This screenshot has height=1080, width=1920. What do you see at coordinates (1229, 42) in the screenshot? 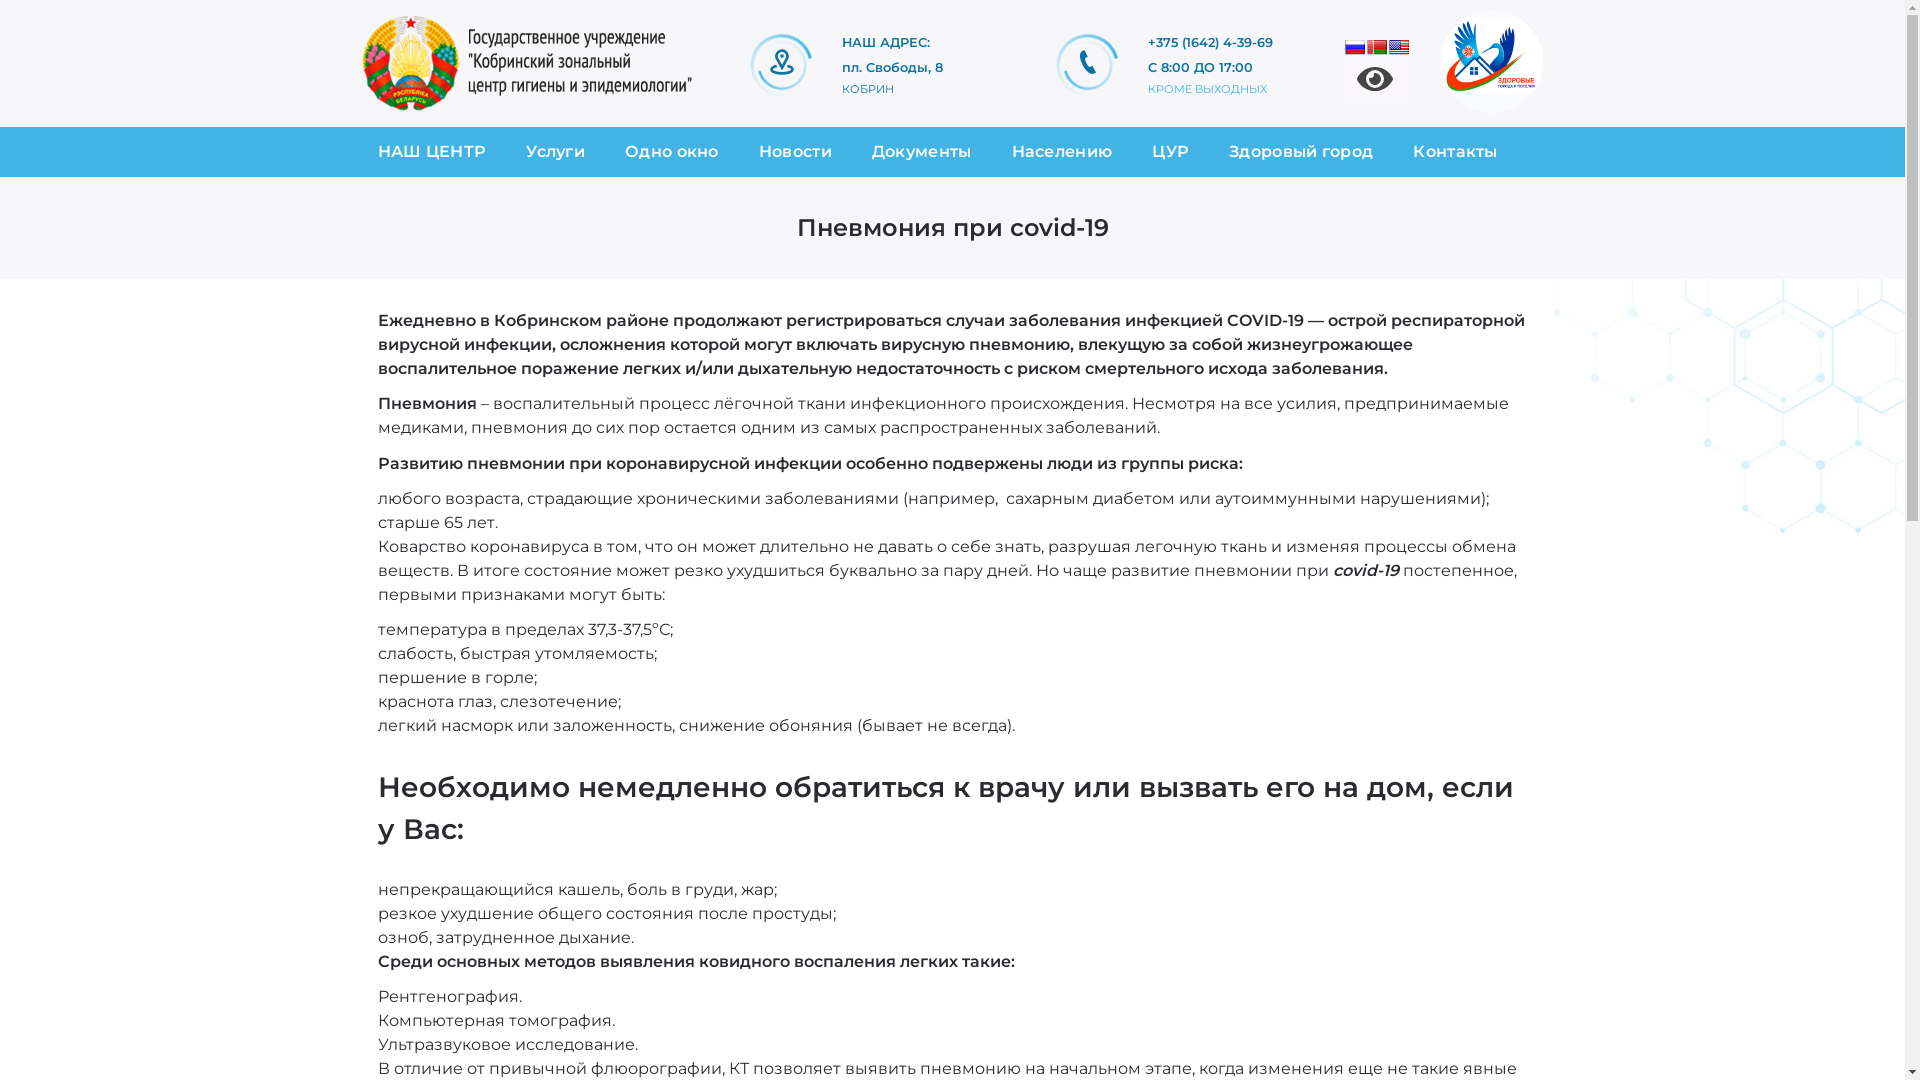
I see `'+375 (1642) 4-39-69'` at bounding box center [1229, 42].